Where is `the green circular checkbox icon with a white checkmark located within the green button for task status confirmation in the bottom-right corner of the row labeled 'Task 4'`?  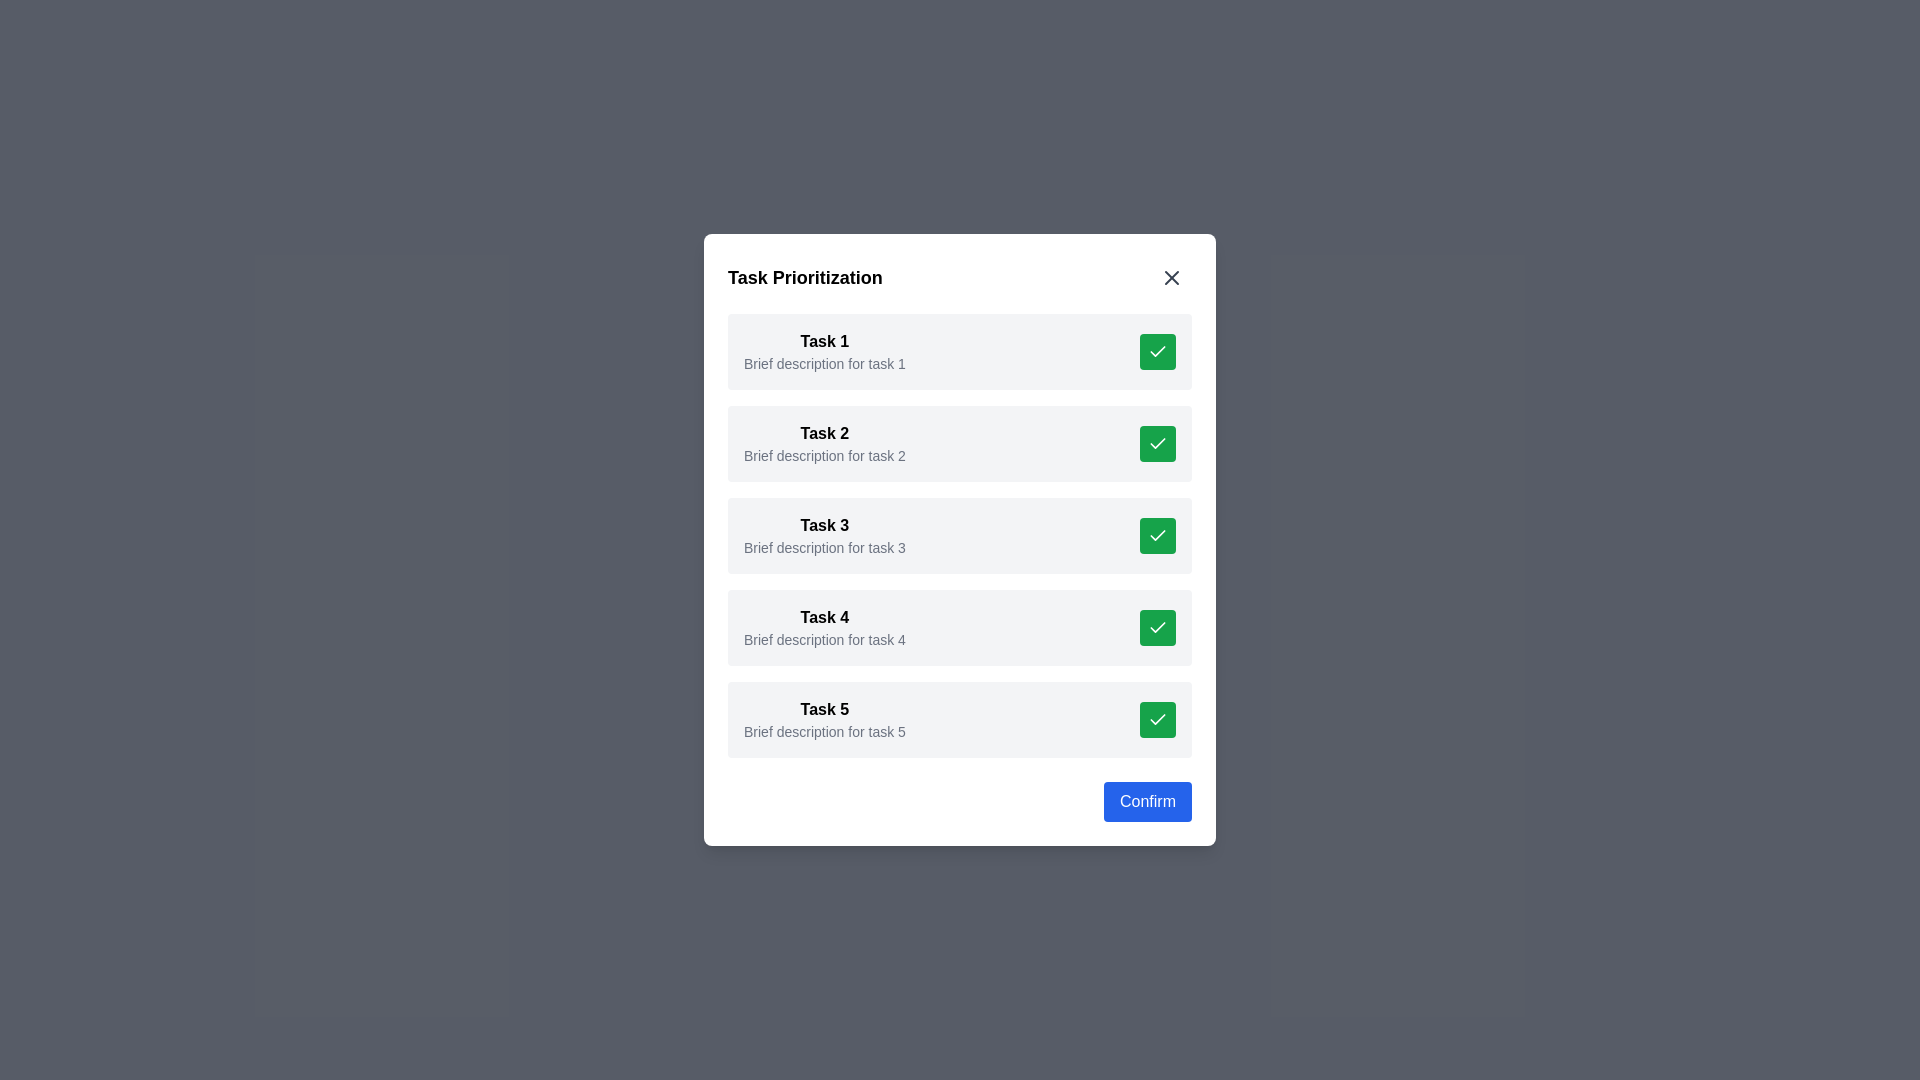 the green circular checkbox icon with a white checkmark located within the green button for task status confirmation in the bottom-right corner of the row labeled 'Task 4' is located at coordinates (1157, 627).